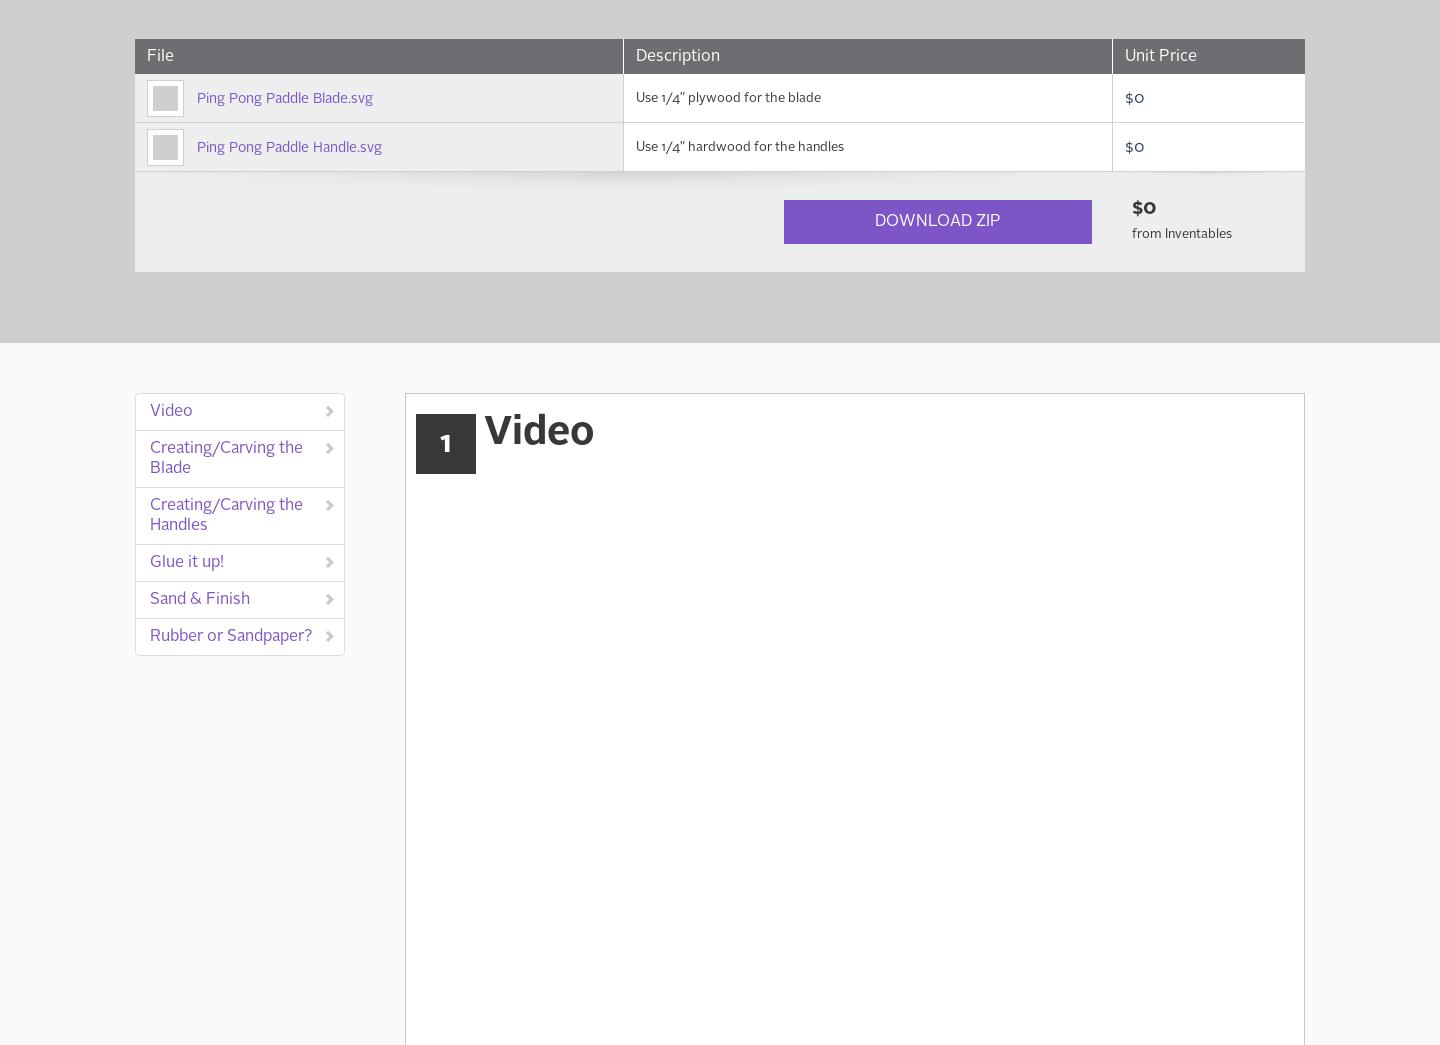 The image size is (1440, 1045). I want to click on '1', so click(440, 444).